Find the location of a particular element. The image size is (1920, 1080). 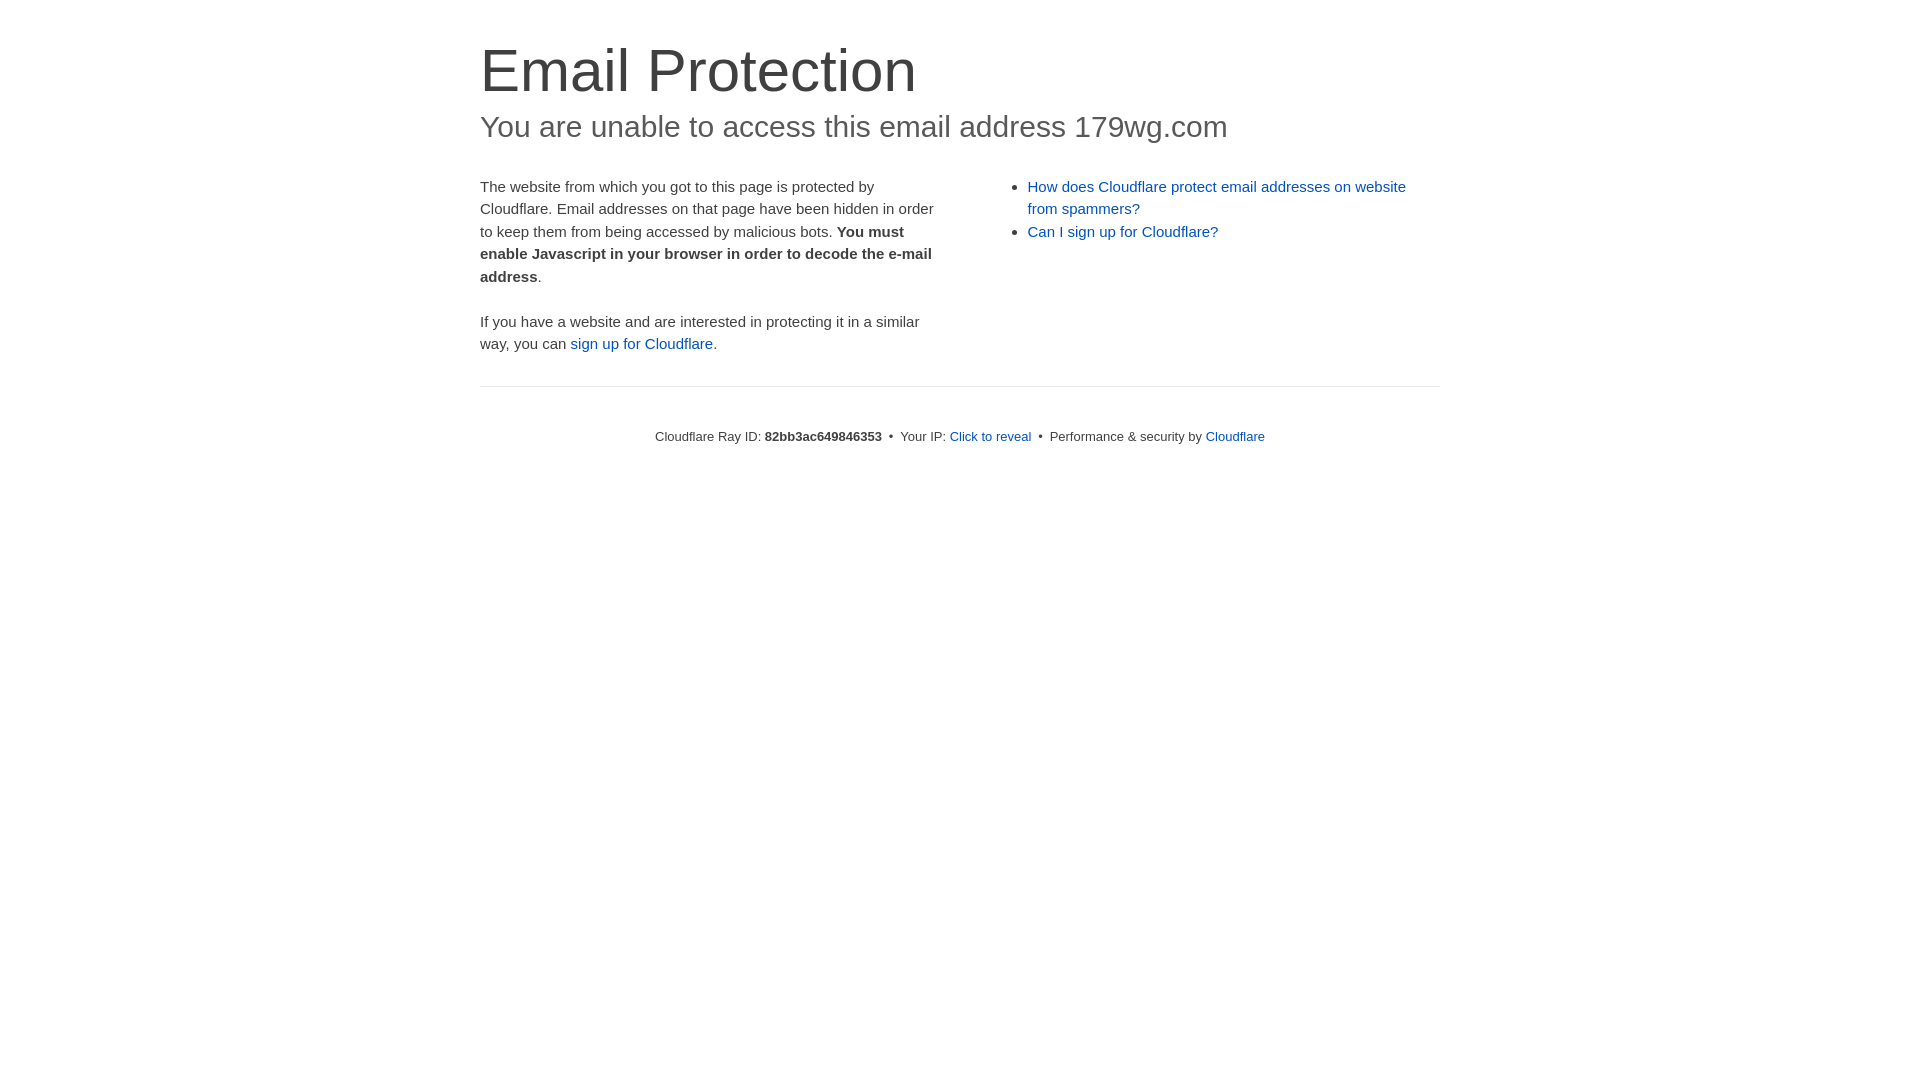

'Cloudflare' is located at coordinates (1204, 435).